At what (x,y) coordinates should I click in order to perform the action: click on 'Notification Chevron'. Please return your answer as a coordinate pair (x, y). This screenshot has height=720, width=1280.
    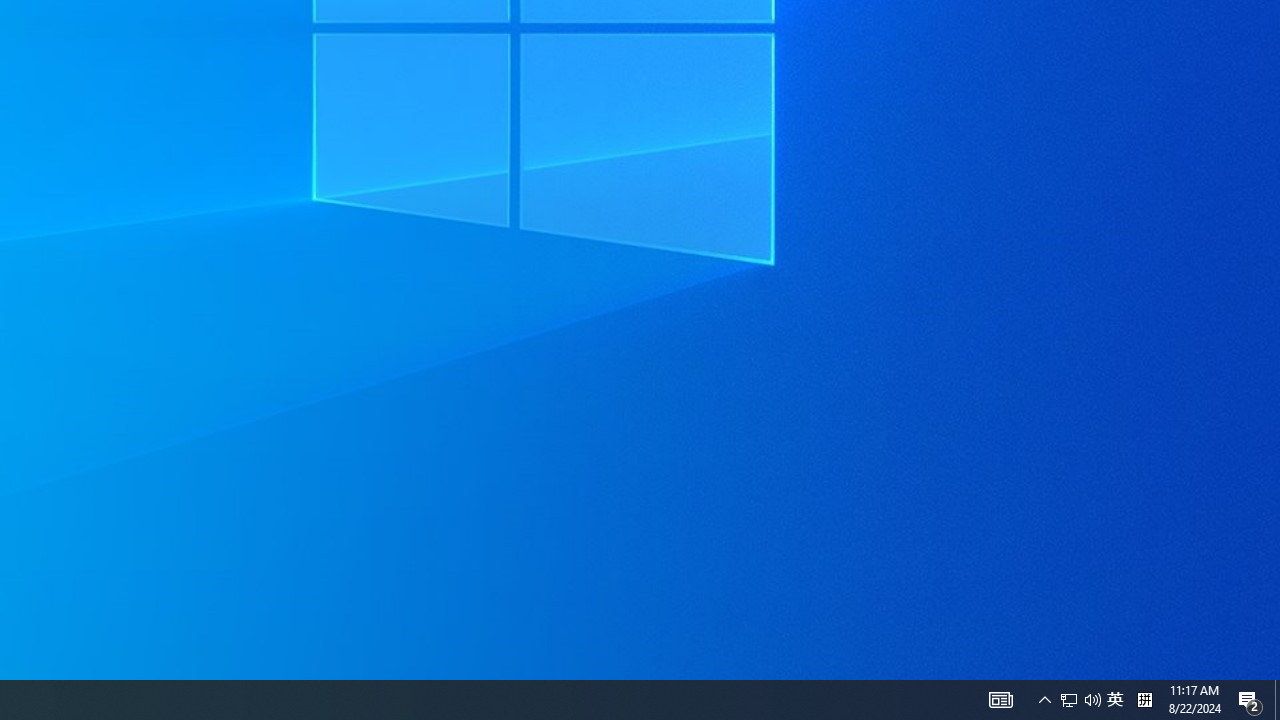
    Looking at the image, I should click on (1068, 698).